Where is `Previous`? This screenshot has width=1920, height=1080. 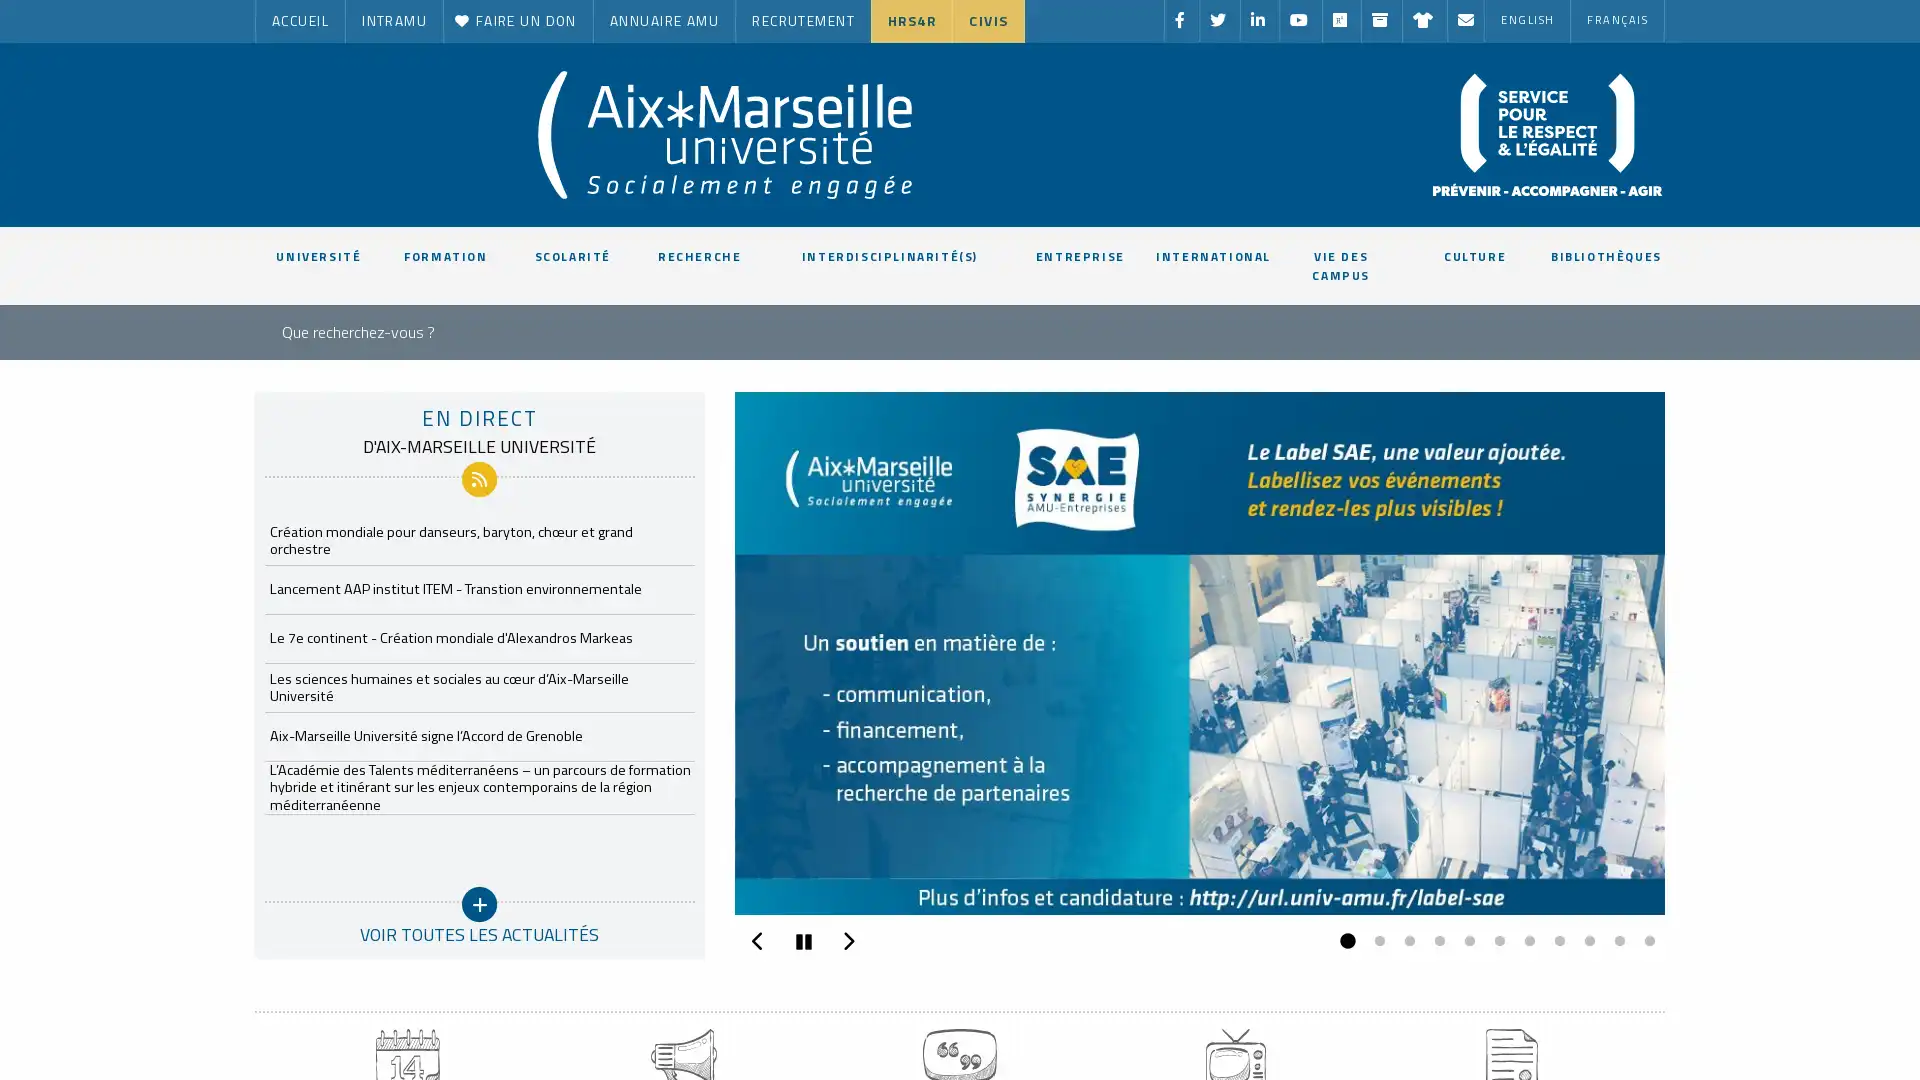
Previous is located at coordinates (757, 937).